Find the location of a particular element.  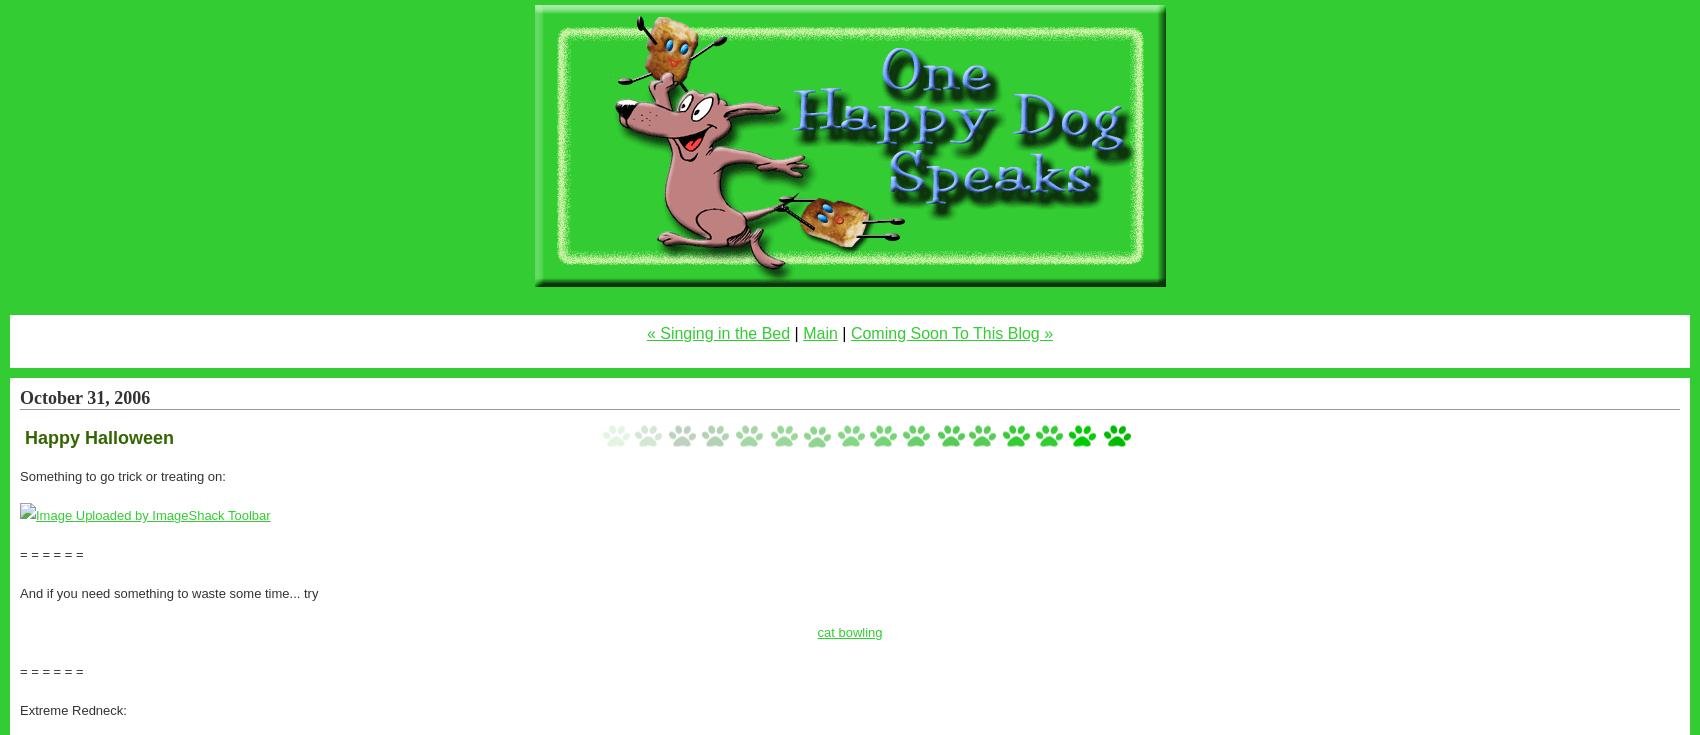

'cat bowling' is located at coordinates (848, 631).